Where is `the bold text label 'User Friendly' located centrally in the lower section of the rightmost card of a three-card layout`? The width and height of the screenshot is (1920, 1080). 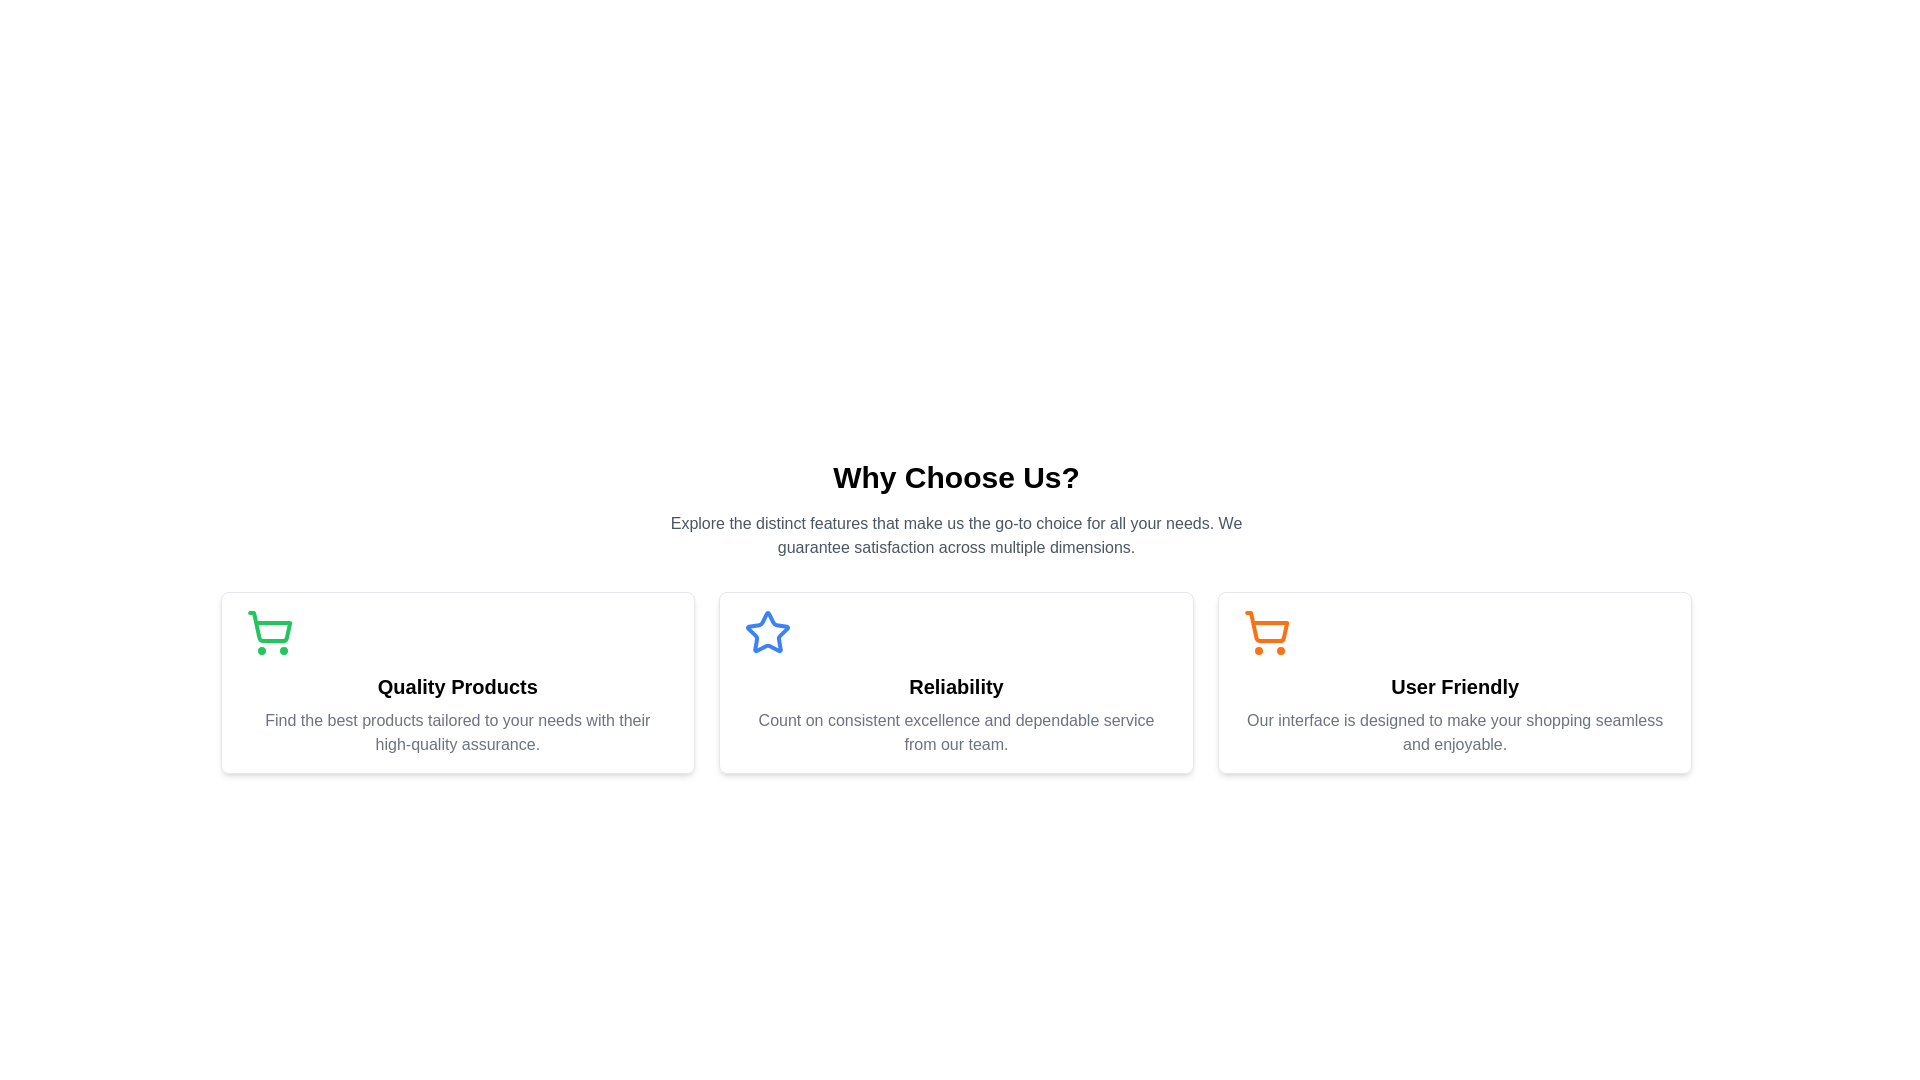
the bold text label 'User Friendly' located centrally in the lower section of the rightmost card of a three-card layout is located at coordinates (1455, 685).